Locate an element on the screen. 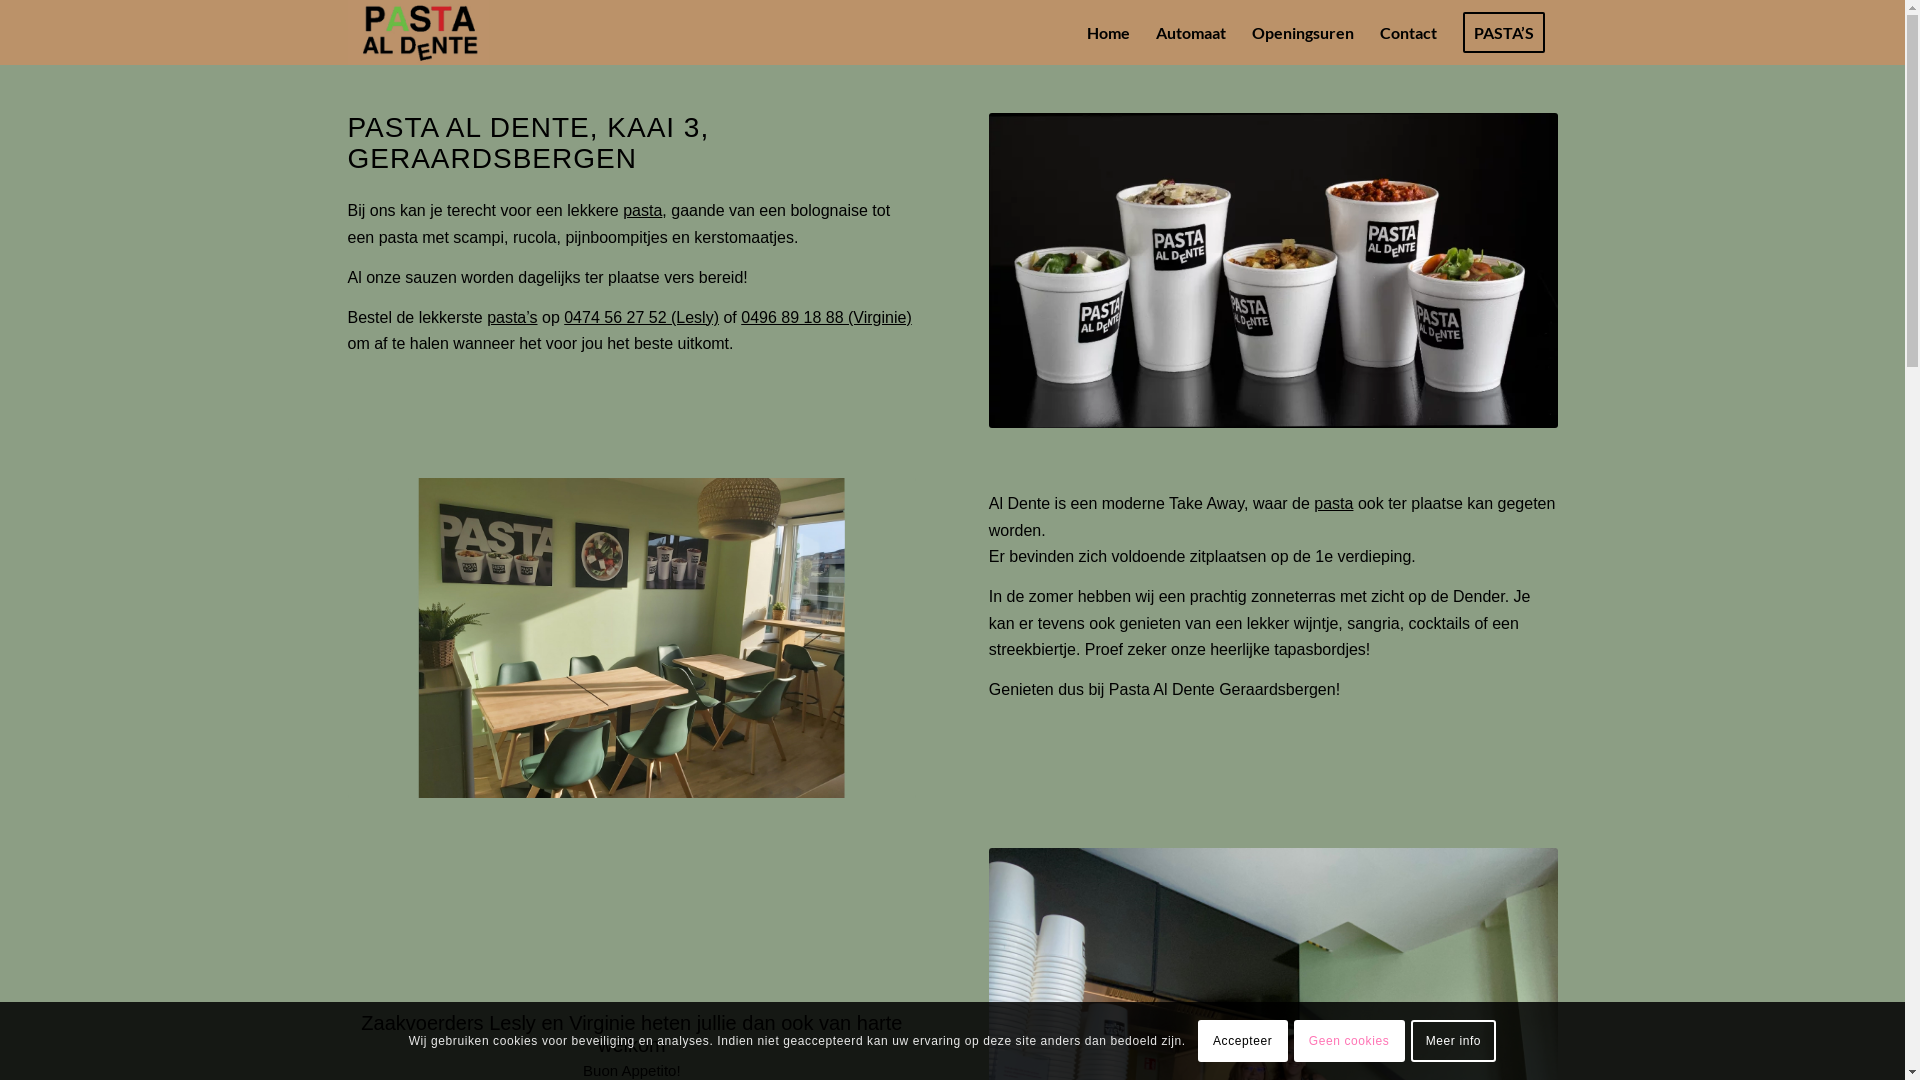  'Contact' is located at coordinates (1365, 32).